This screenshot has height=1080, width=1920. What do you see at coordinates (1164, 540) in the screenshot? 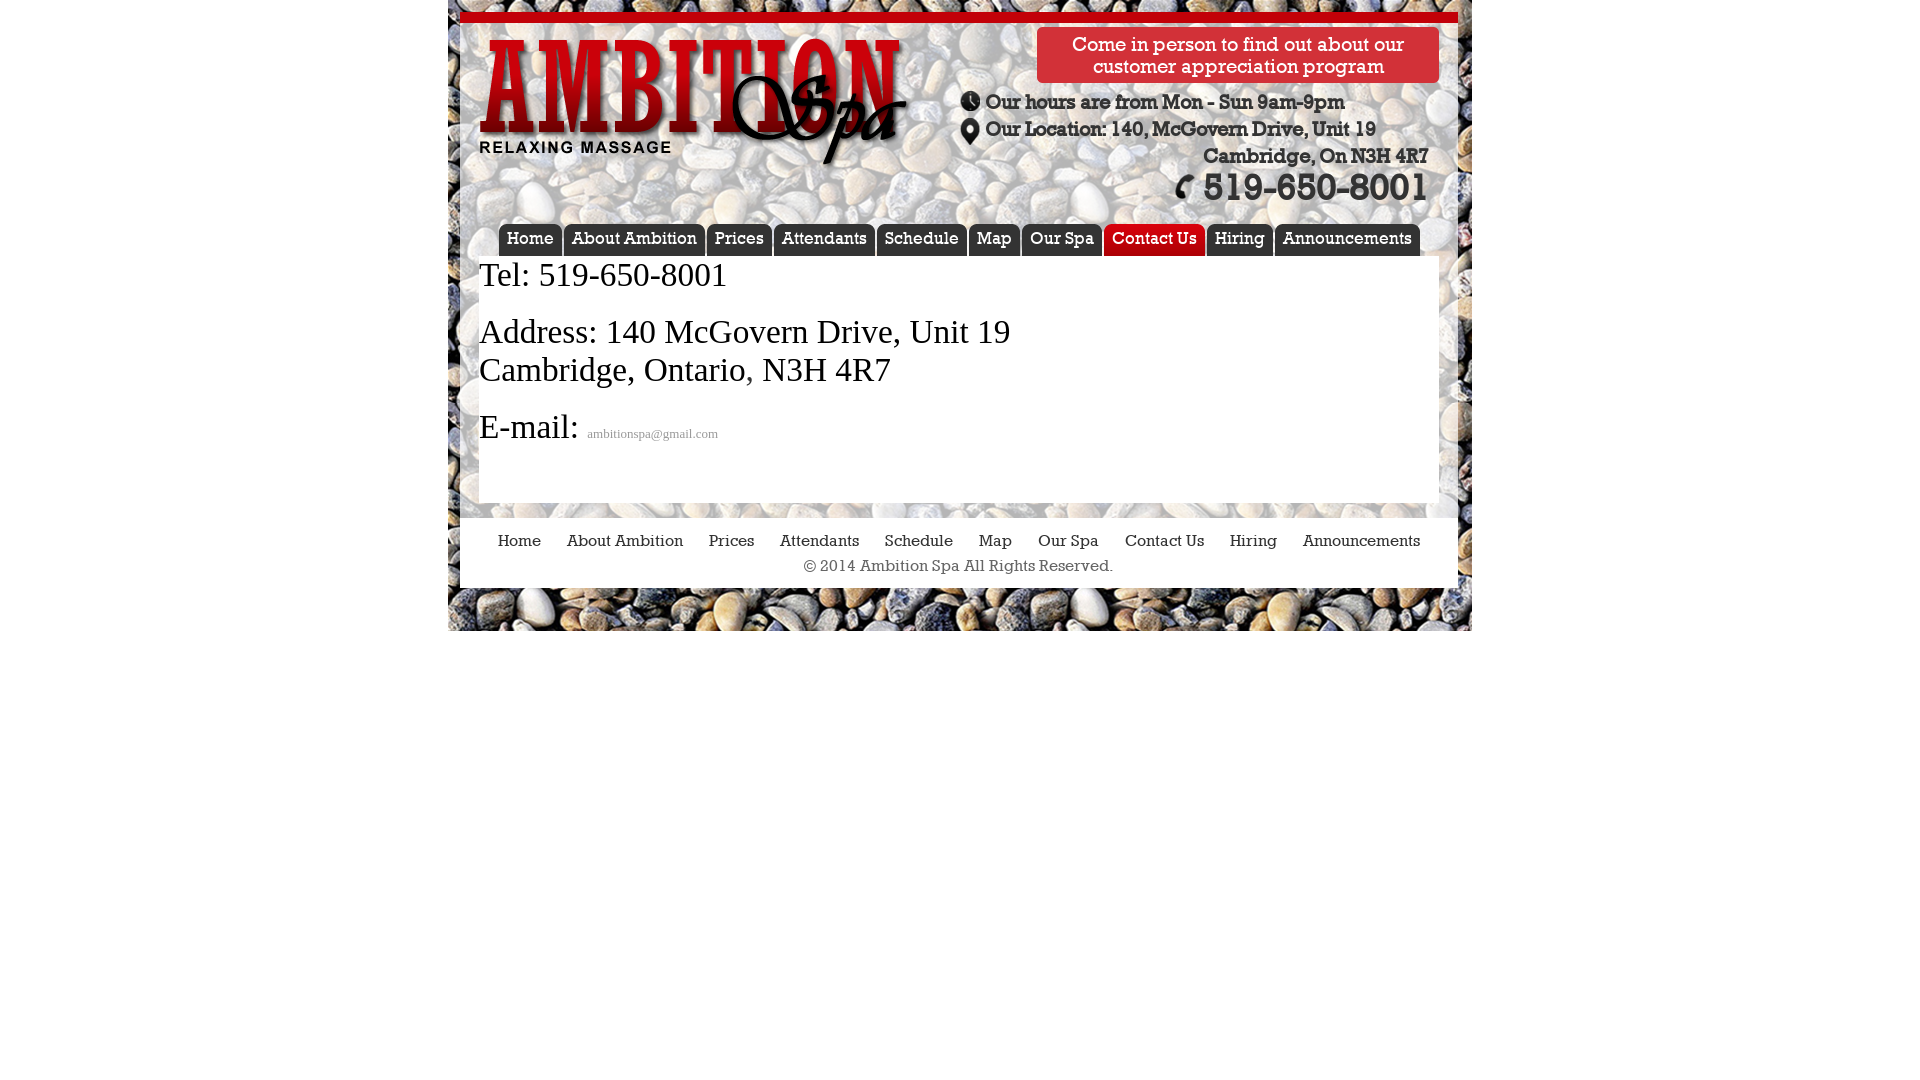
I see `'Contact Us'` at bounding box center [1164, 540].